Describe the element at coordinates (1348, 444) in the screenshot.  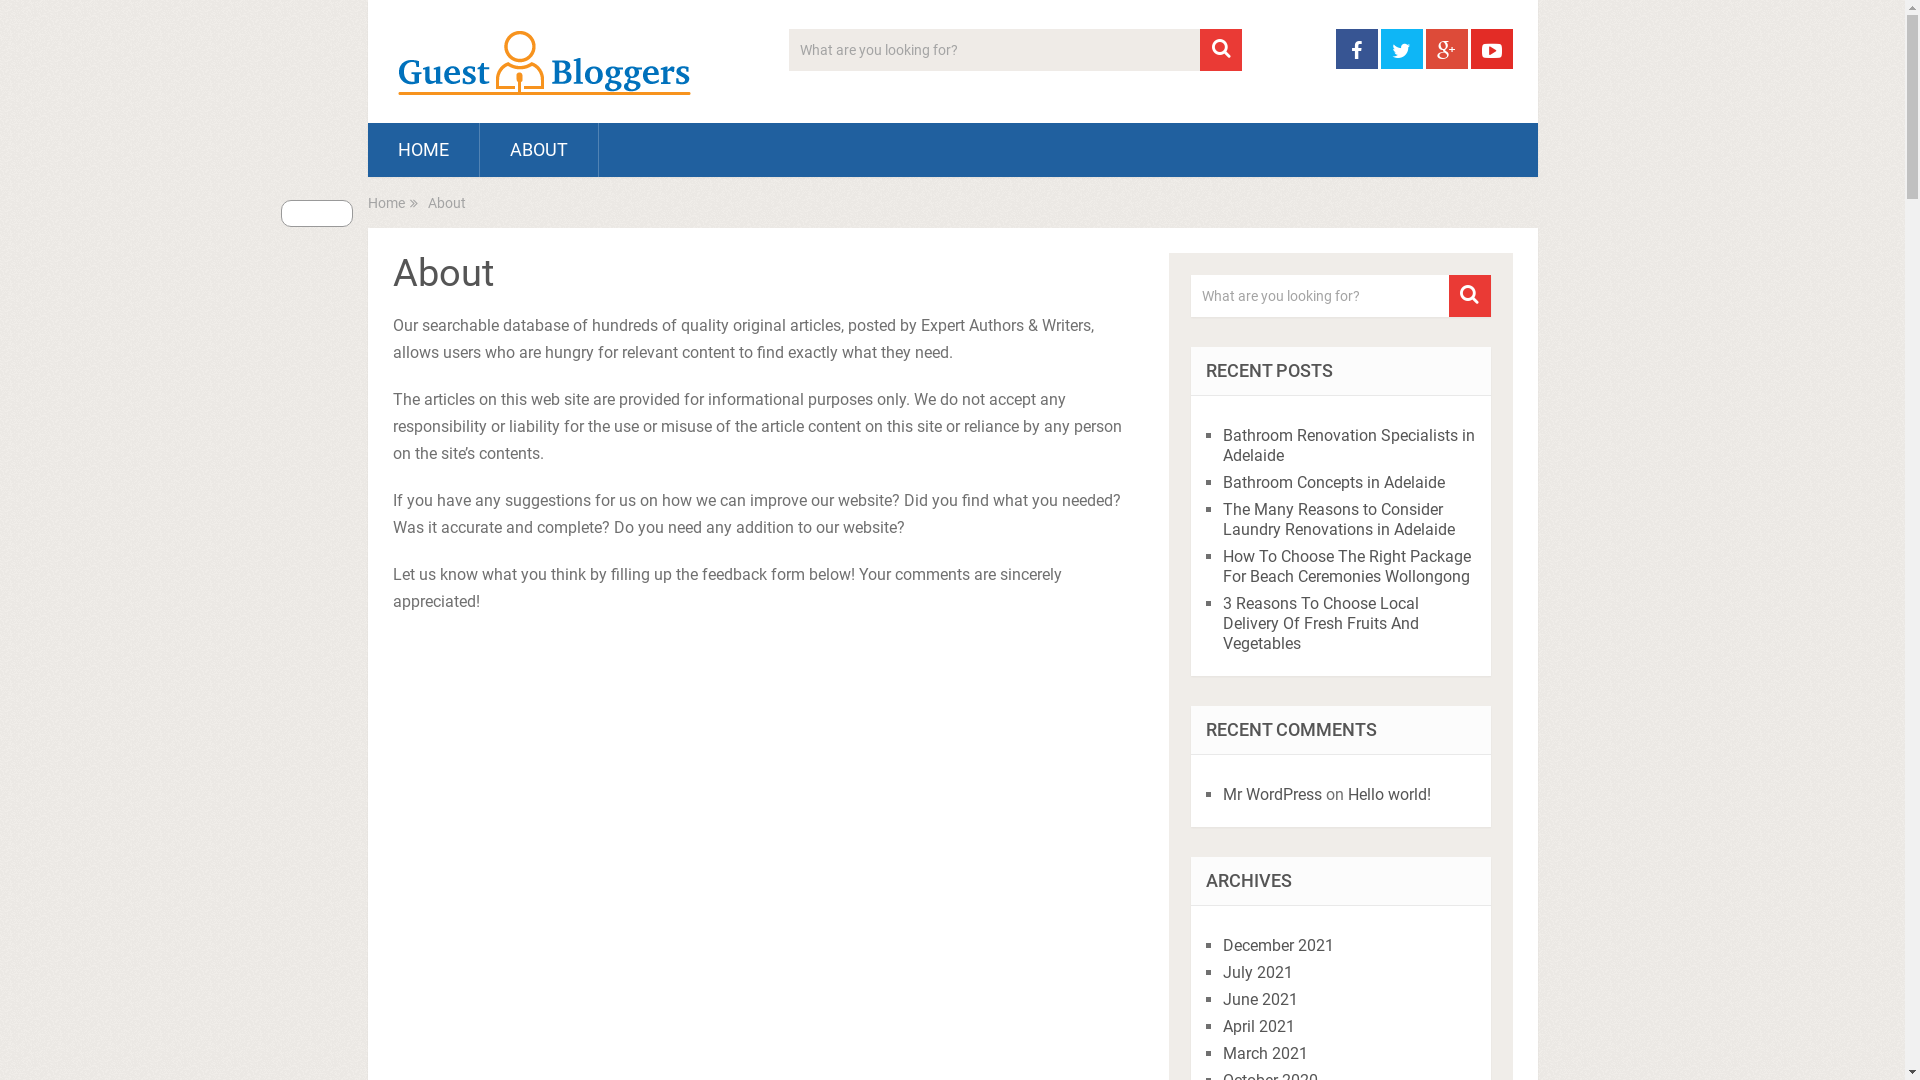
I see `'Bathroom Renovation Specialists in Adelaide'` at that location.